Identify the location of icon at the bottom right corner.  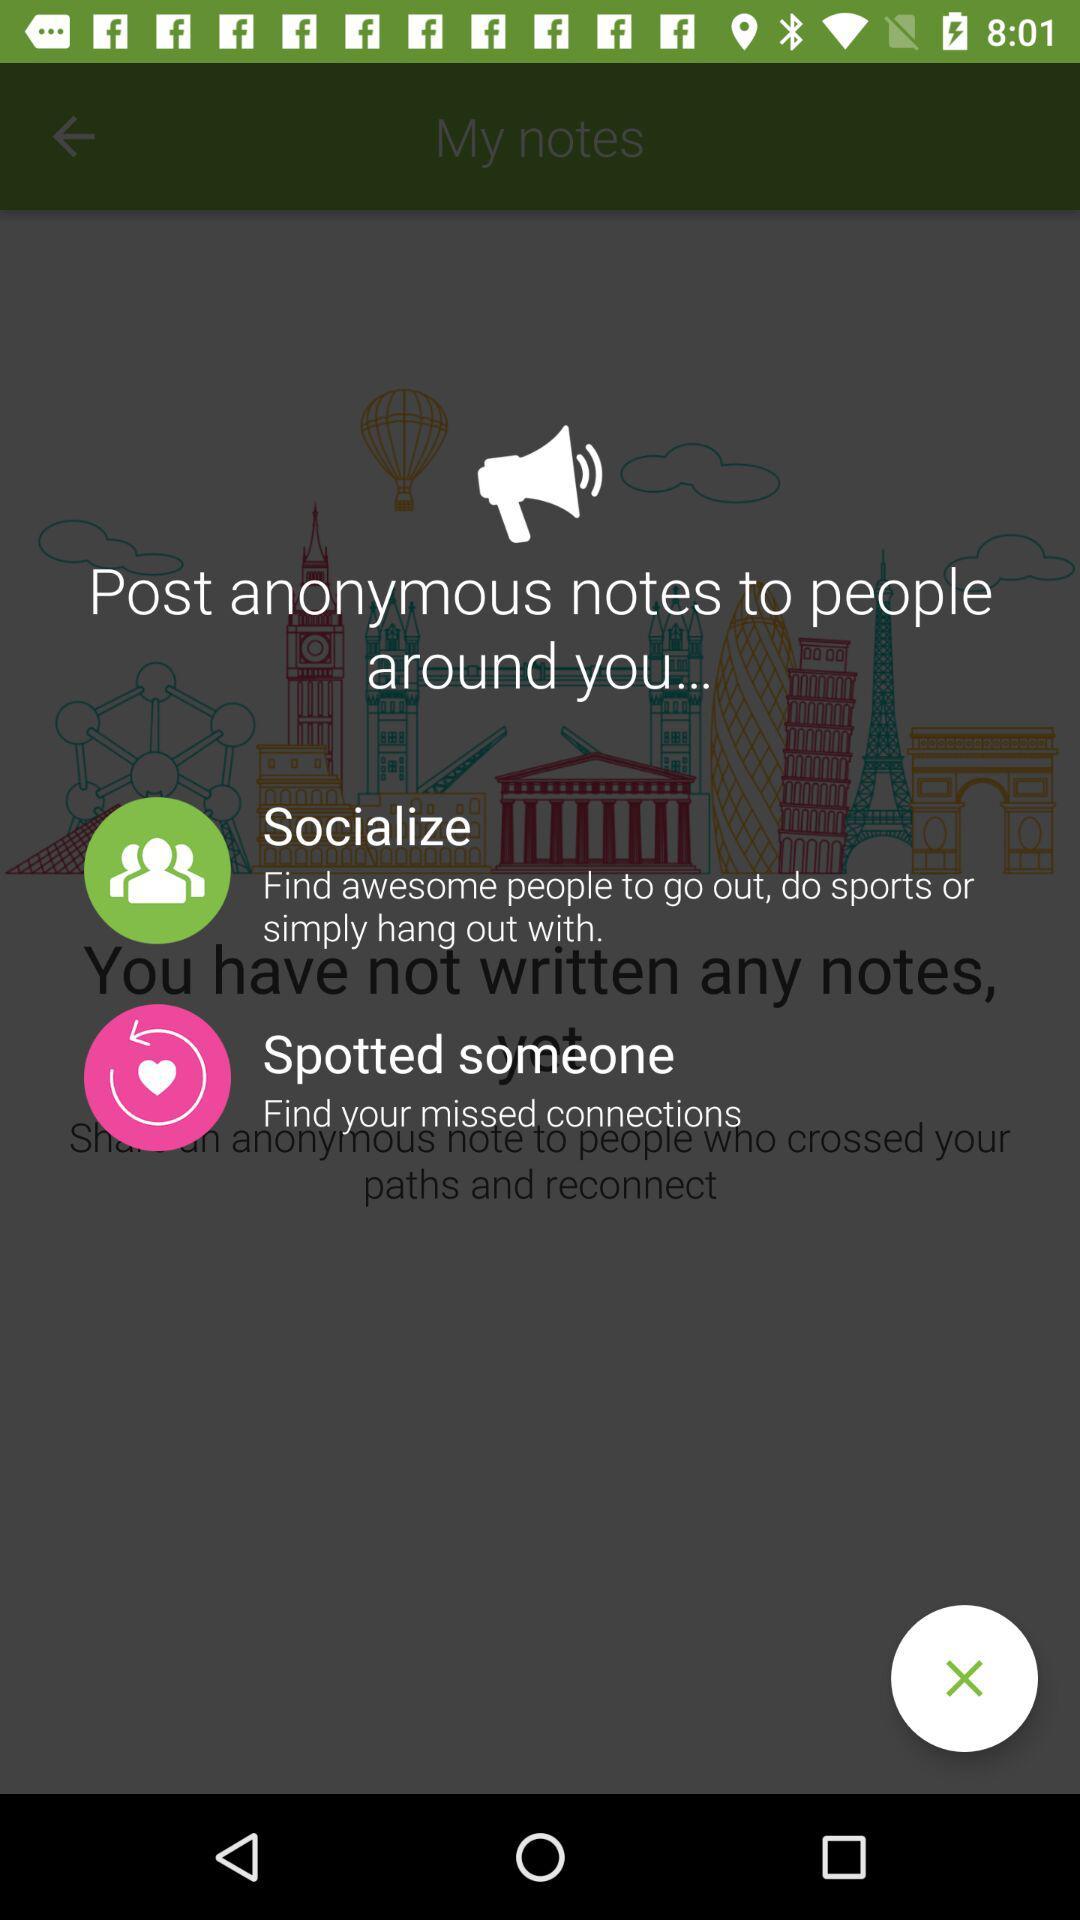
(963, 1678).